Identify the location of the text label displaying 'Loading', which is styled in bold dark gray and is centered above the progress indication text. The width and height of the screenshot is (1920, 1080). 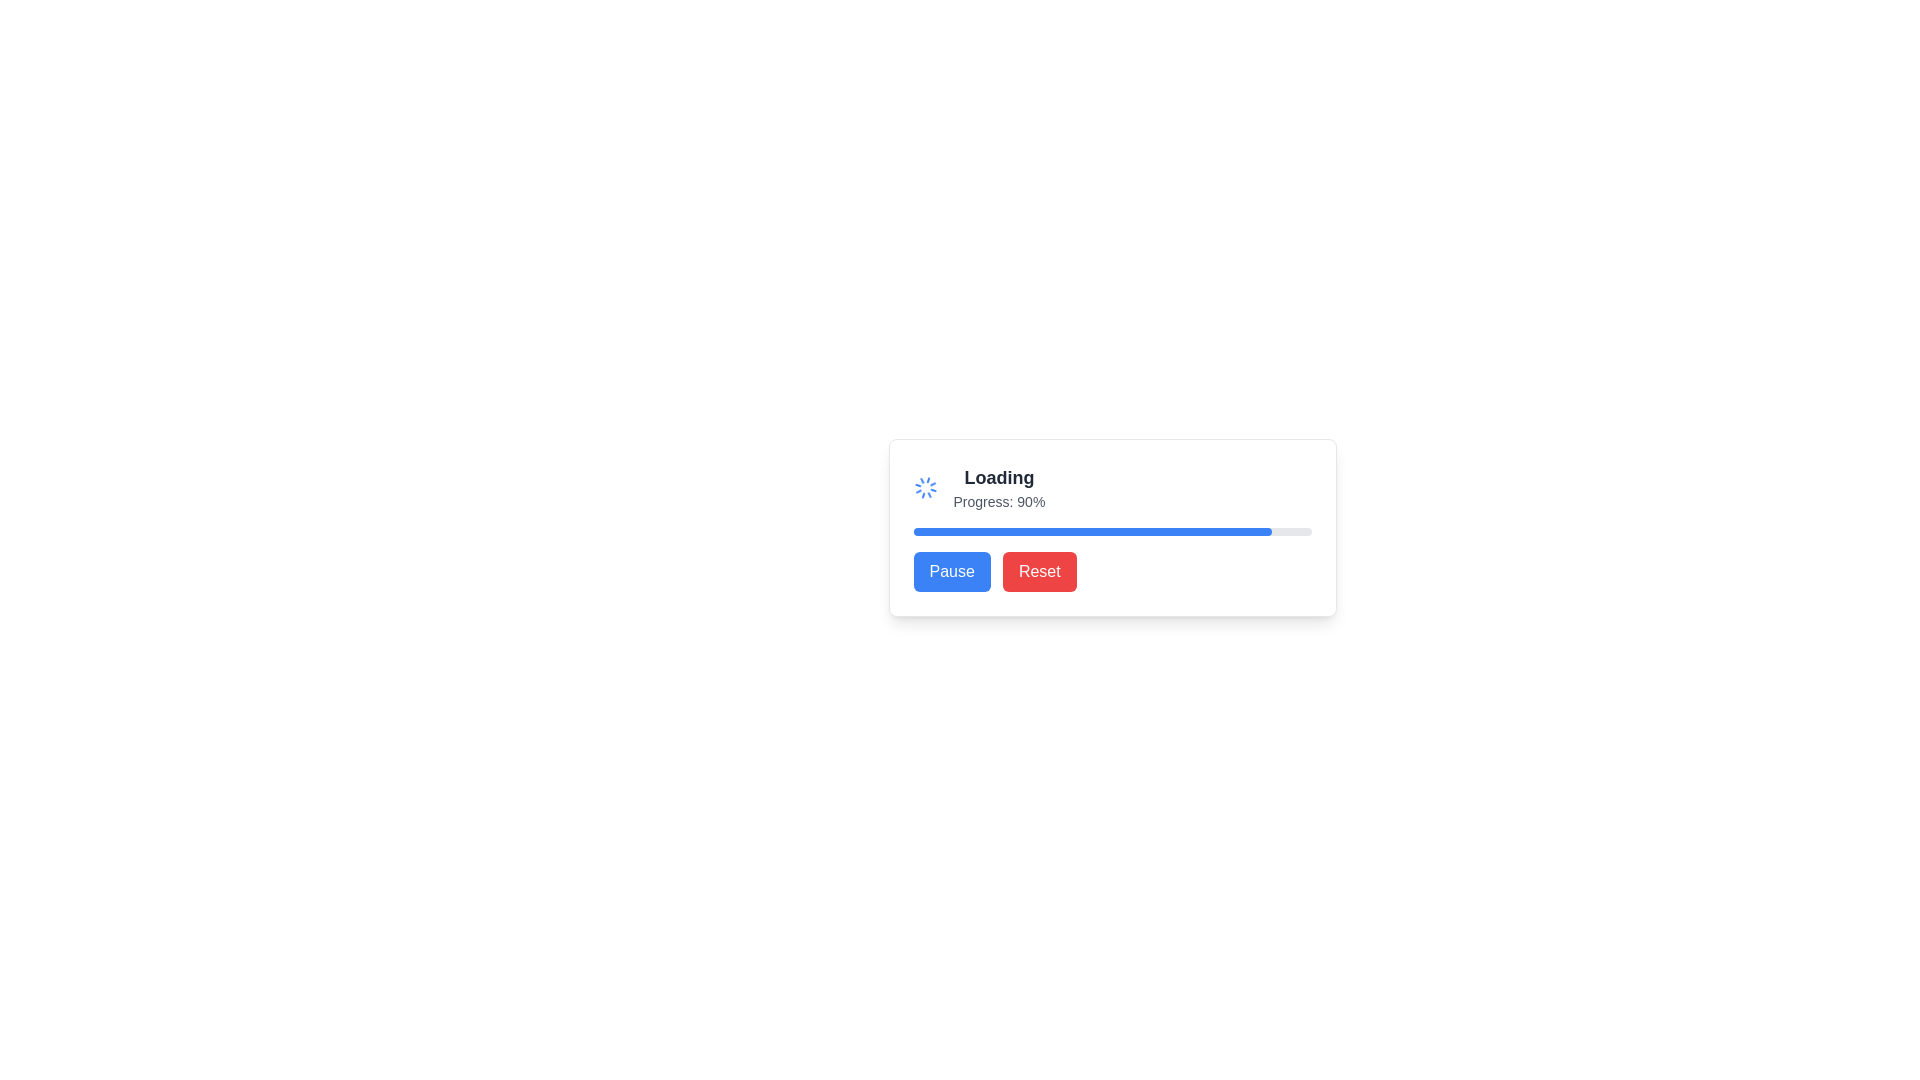
(999, 478).